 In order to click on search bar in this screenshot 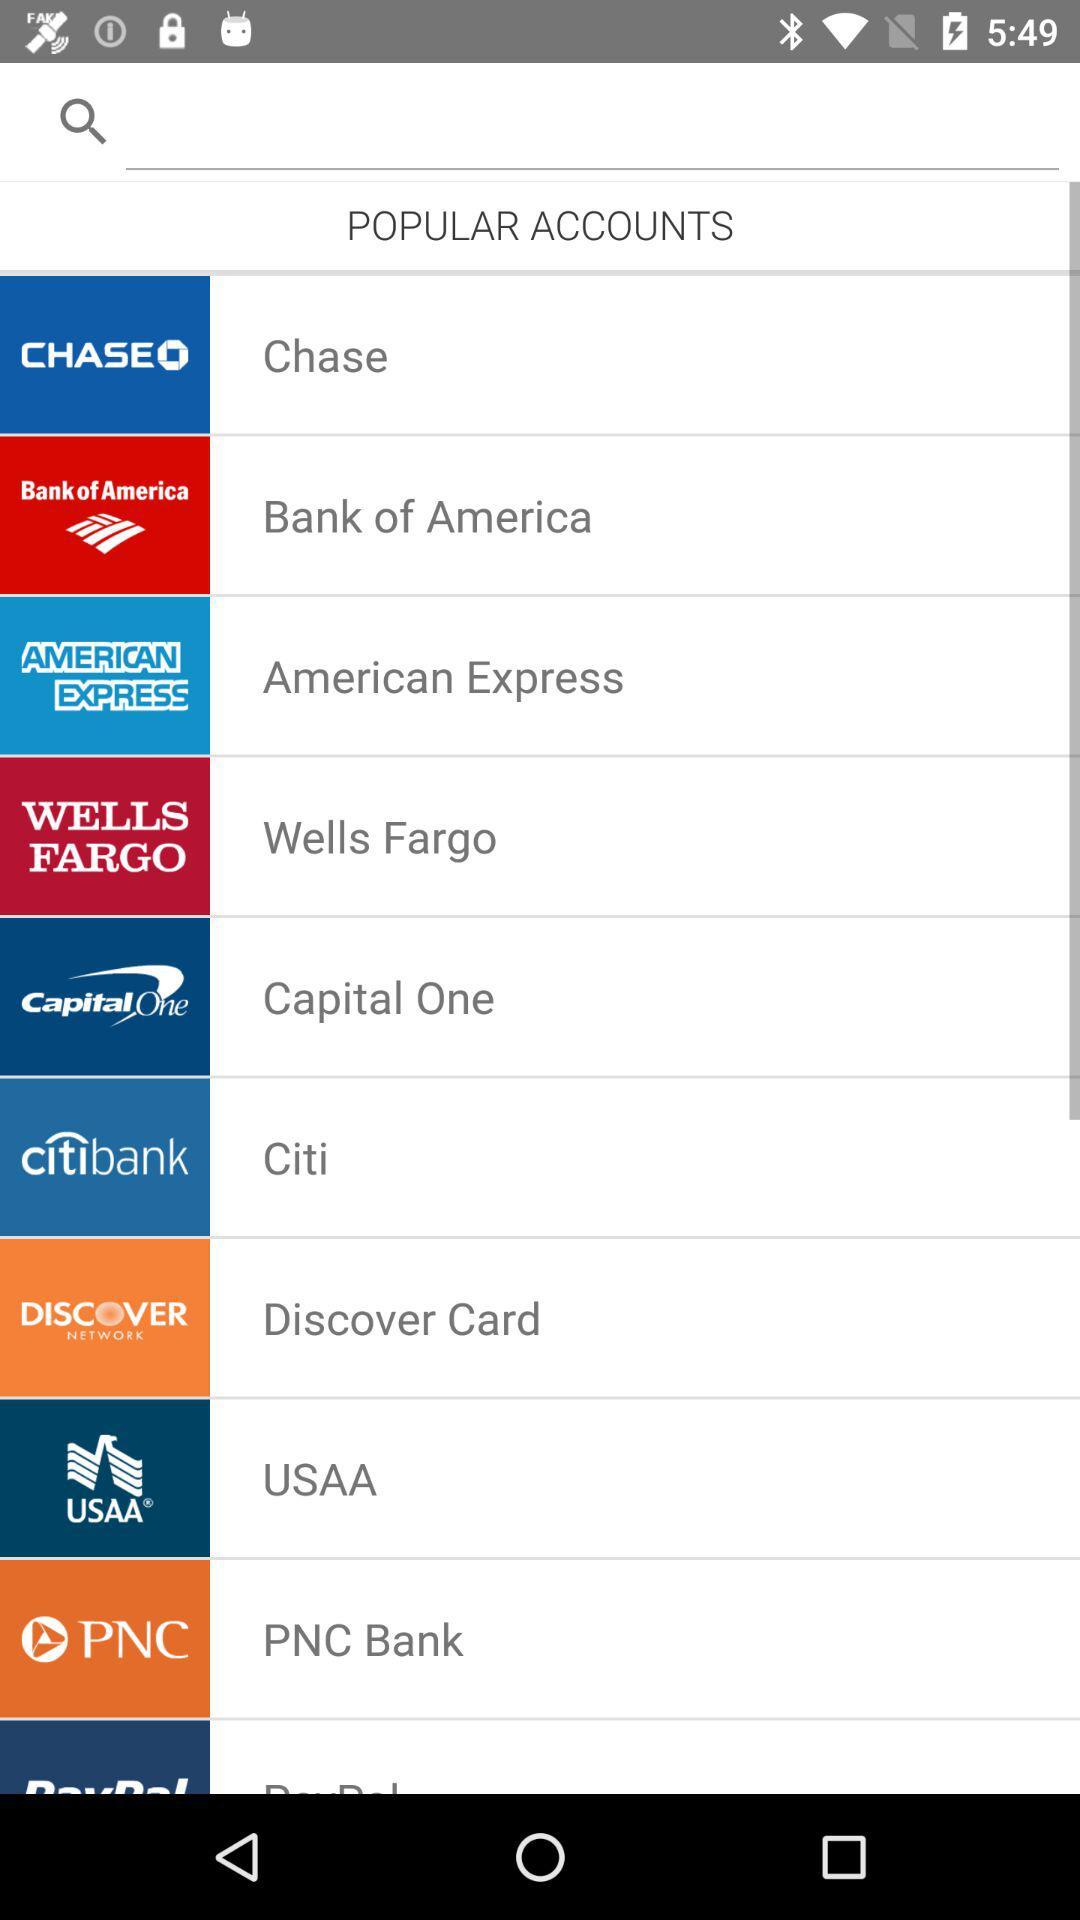, I will do `click(591, 119)`.